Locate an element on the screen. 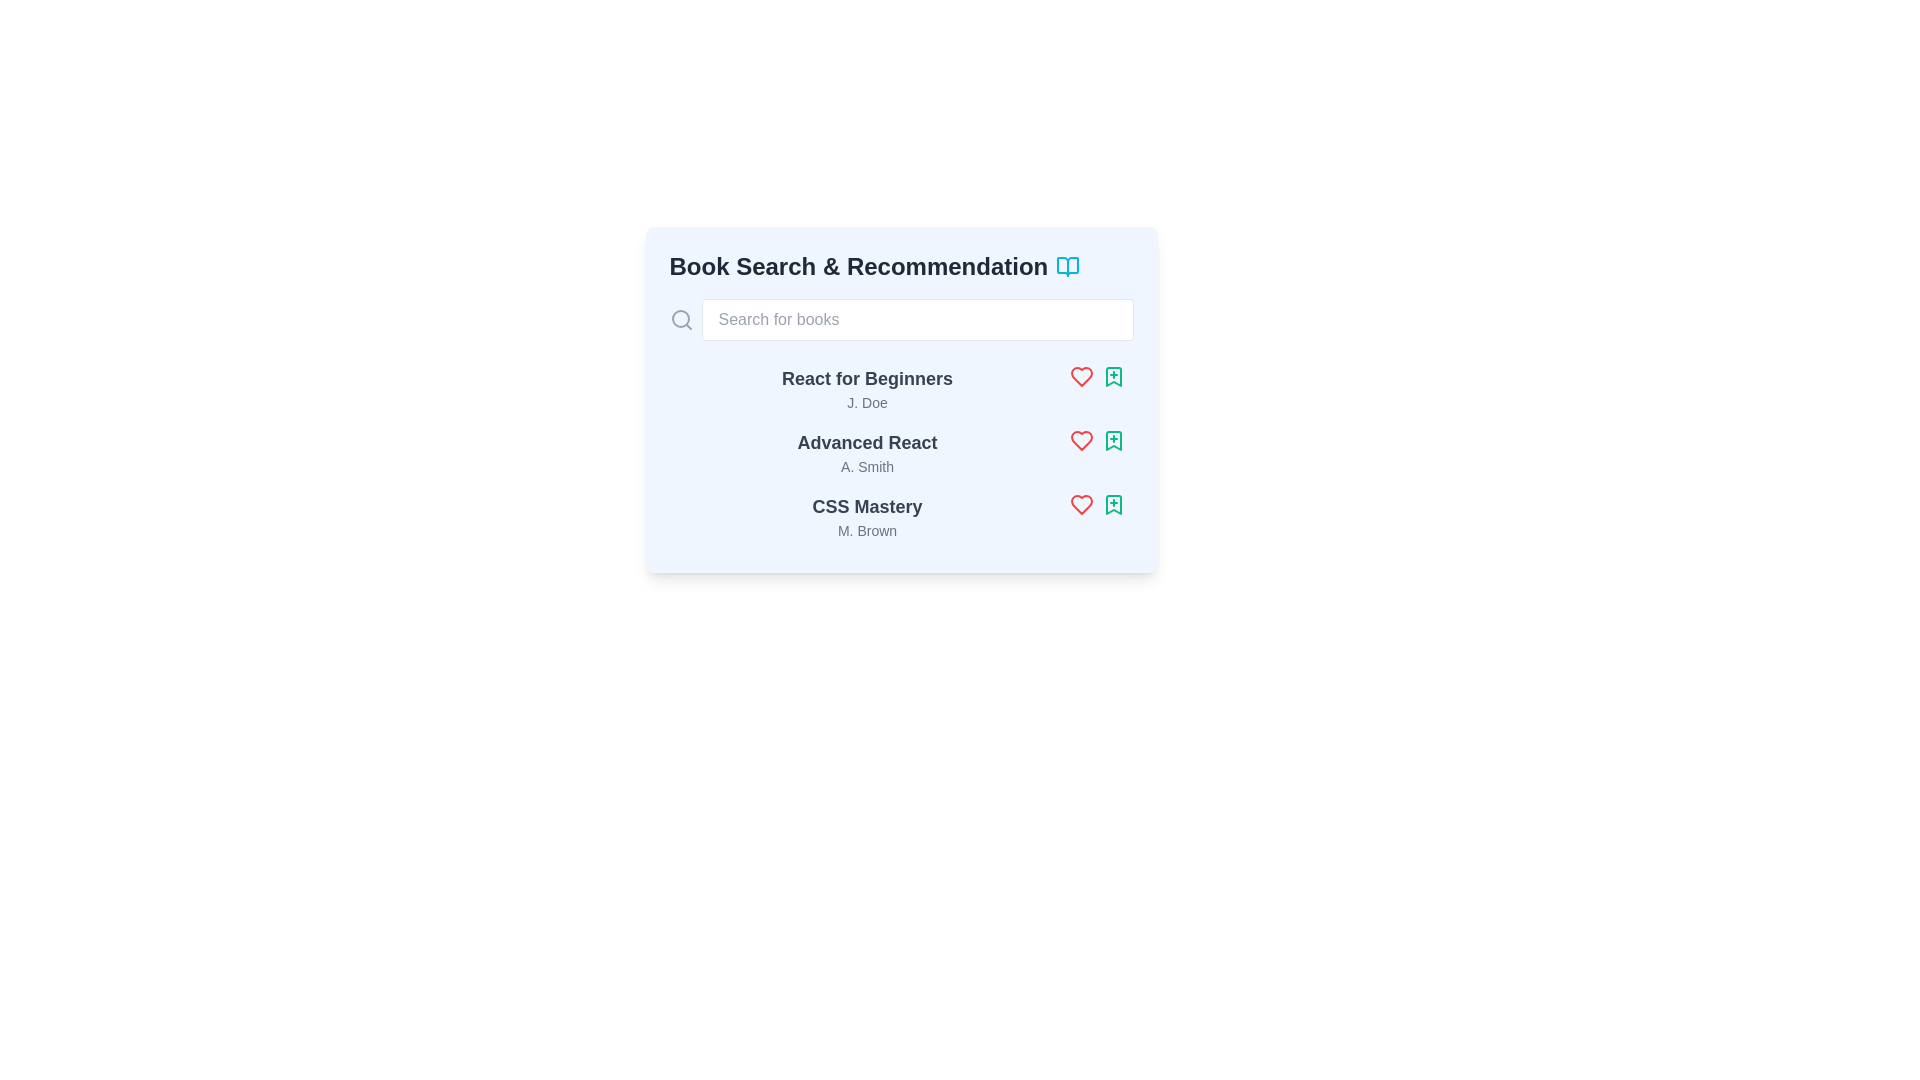  the circular gray search icon that is positioned to the left of the input field in the search bar is located at coordinates (681, 319).